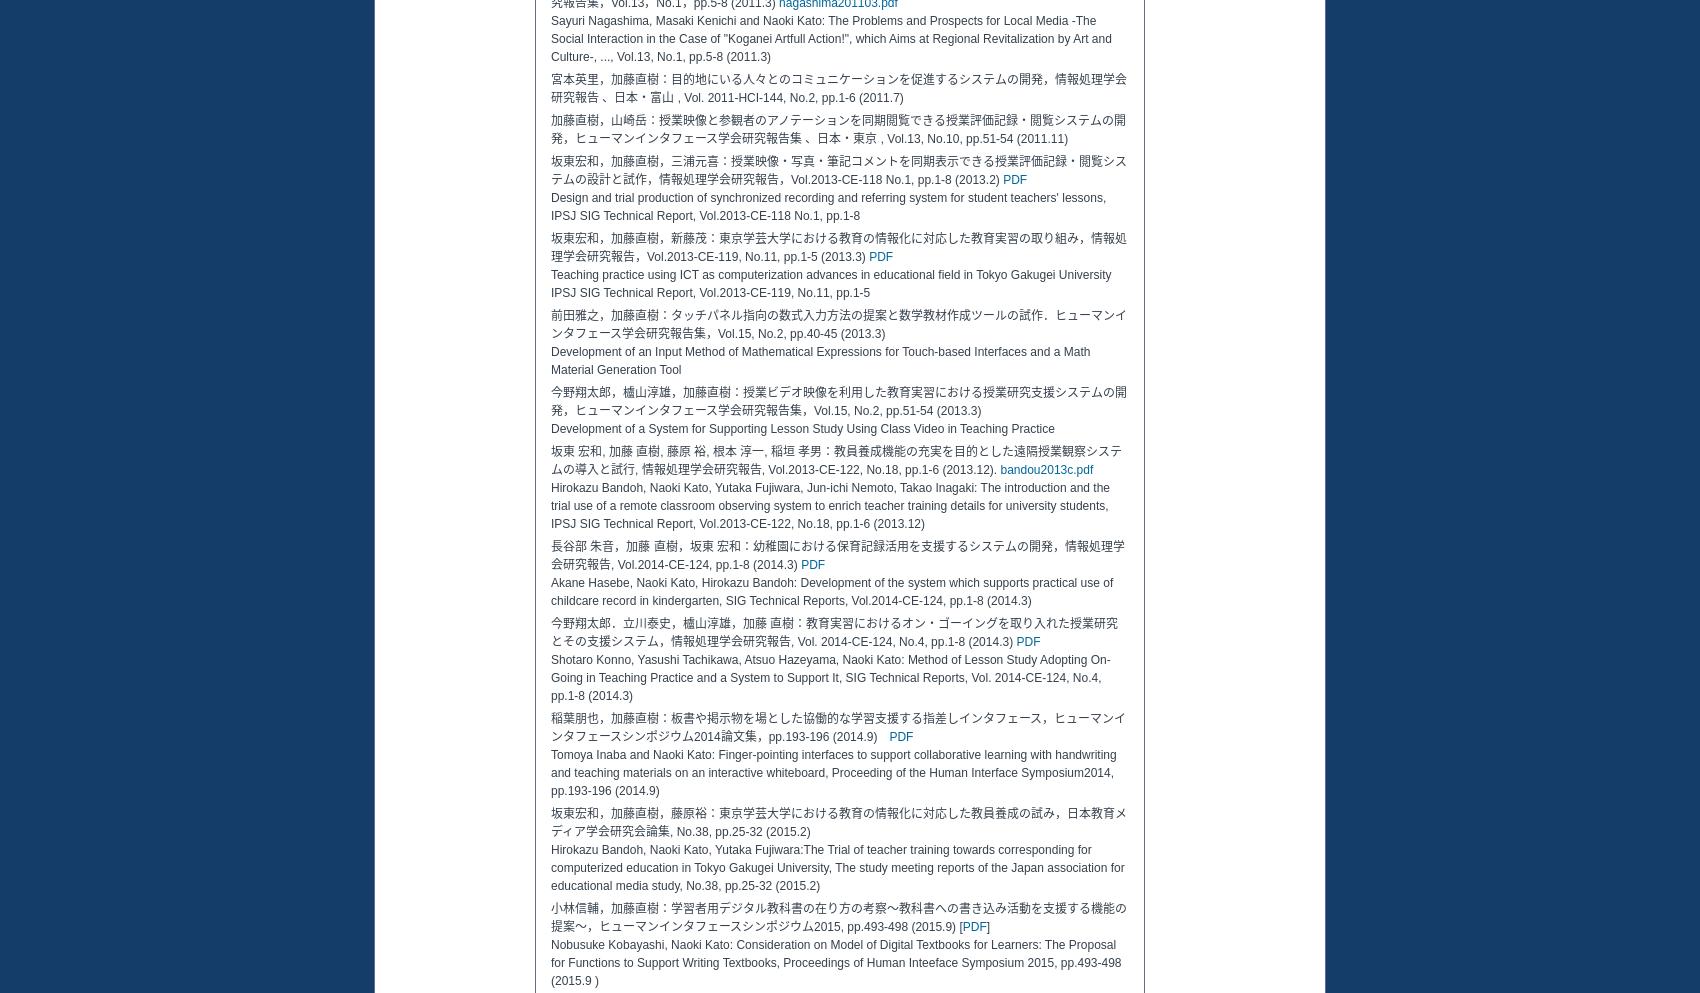  What do you see at coordinates (829, 678) in the screenshot?
I see `'Shotaro Konno, Yasushi Tachikawa, Atsuo Hazeyama, Naoki Kato: Method of Lesson Study Adopting On-Going in Teaching Practice and a System to Support It, SIG Technical Reports, Vol. 2014-CE-124, No.4, pp.1-8 (2014.3)'` at bounding box center [829, 678].